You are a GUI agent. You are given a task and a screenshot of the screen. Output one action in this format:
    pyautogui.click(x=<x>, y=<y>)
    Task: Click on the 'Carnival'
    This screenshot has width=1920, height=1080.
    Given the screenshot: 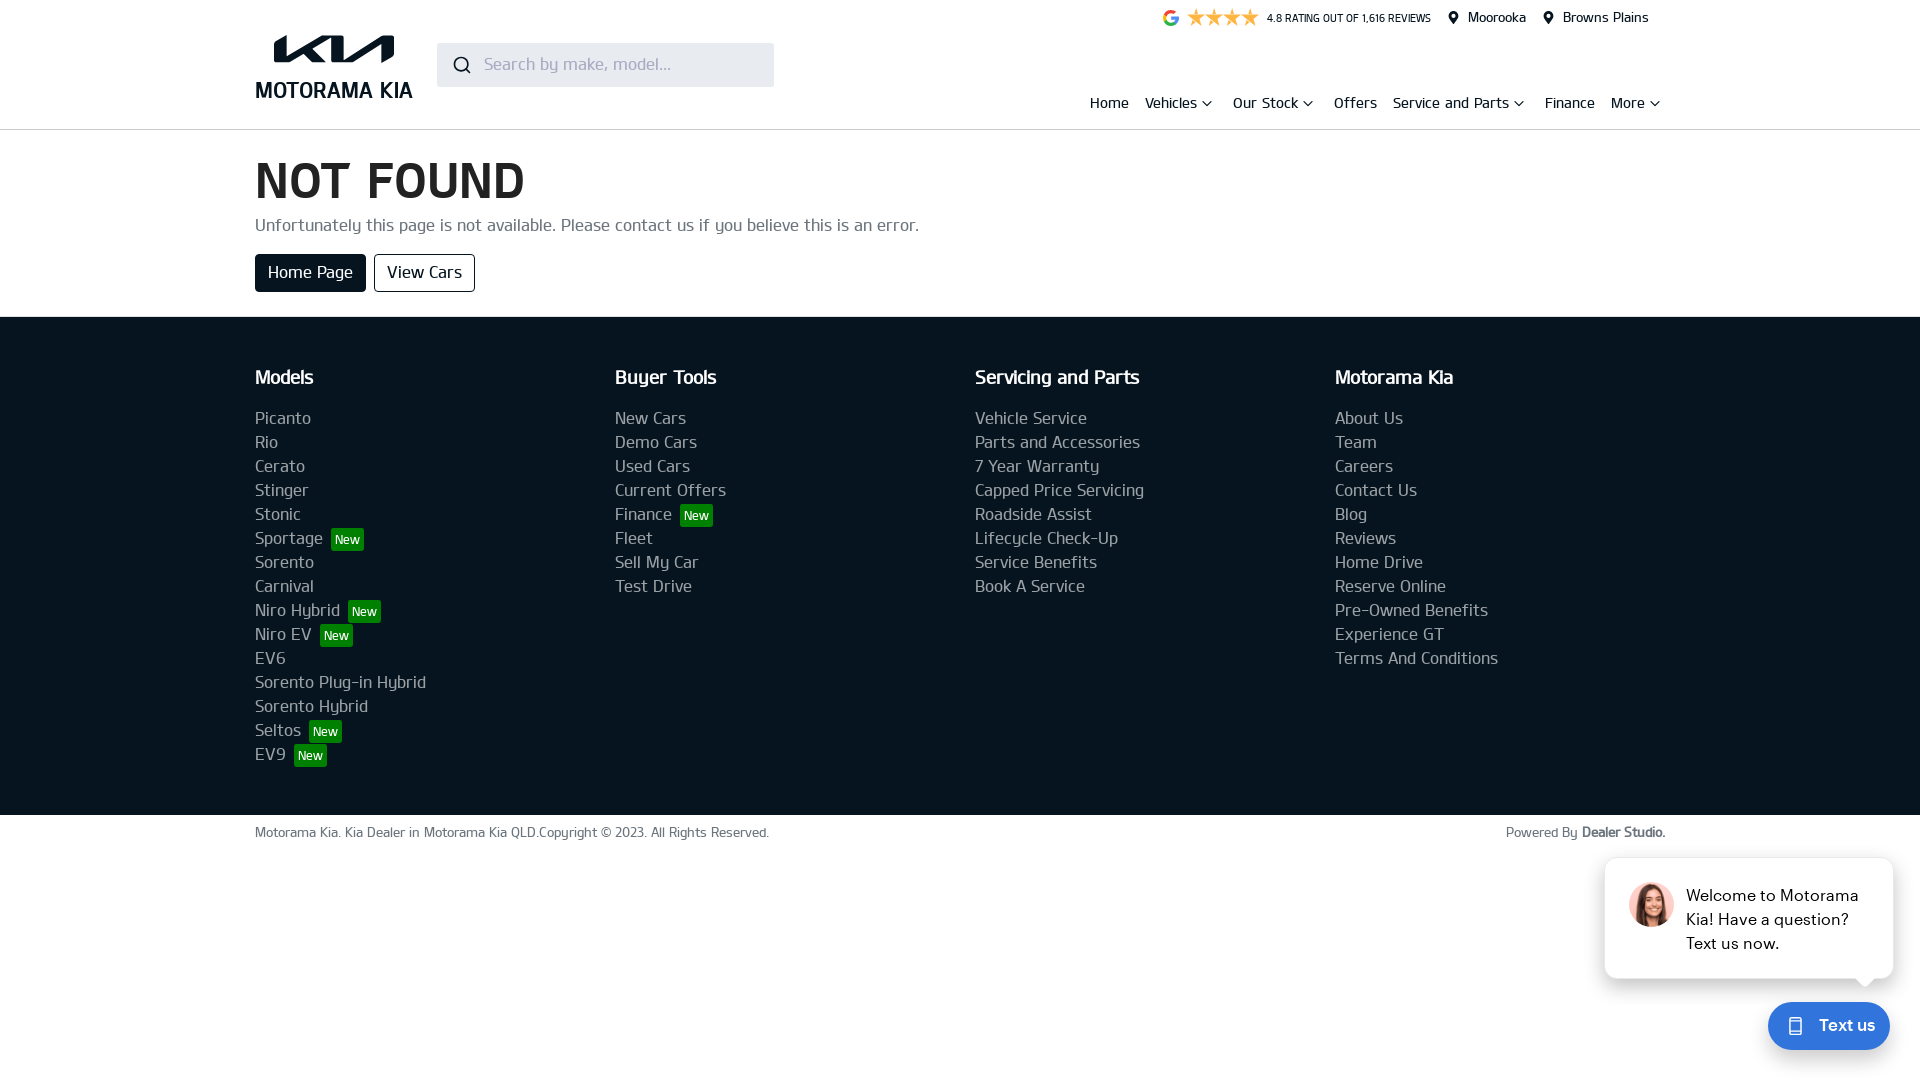 What is the action you would take?
    pyautogui.click(x=283, y=585)
    